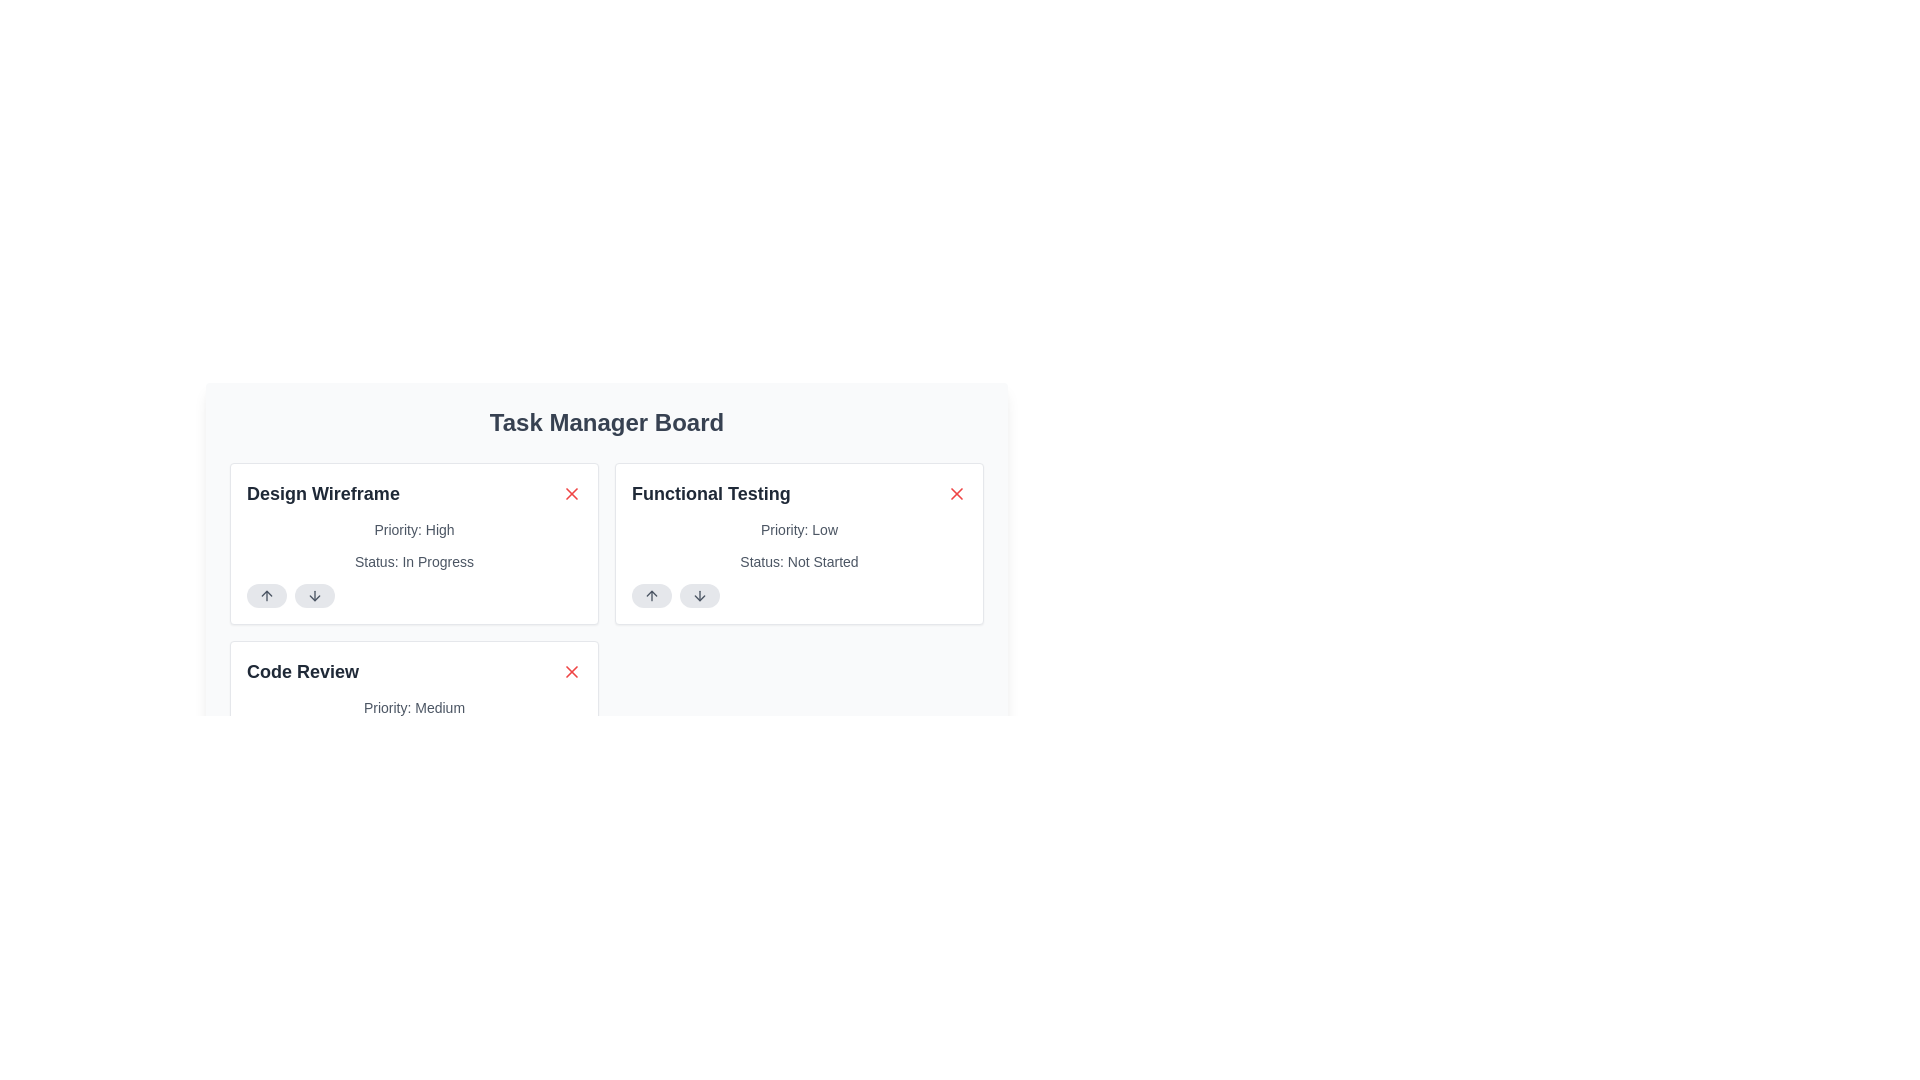  Describe the element at coordinates (652, 595) in the screenshot. I see `the upward-pointing arrow icon on the 'Functional Testing' task card in the 'Task Manager Board' to move the task upward` at that location.